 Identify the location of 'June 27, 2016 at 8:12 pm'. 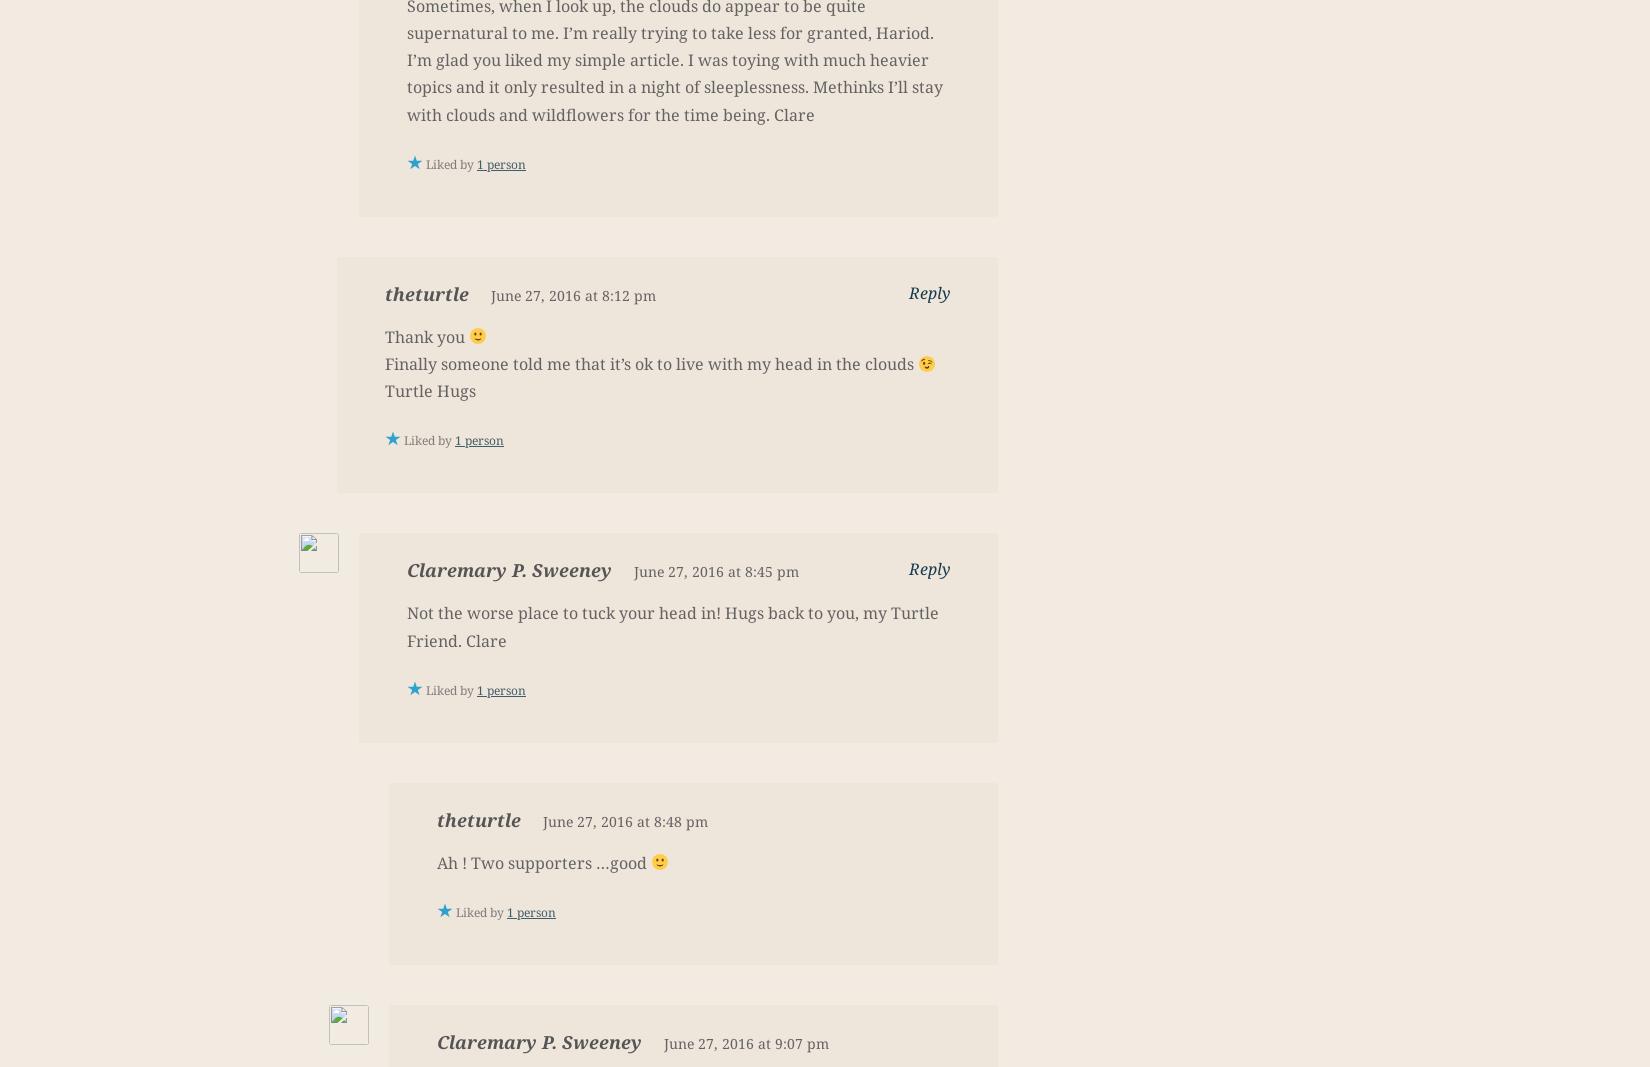
(490, 294).